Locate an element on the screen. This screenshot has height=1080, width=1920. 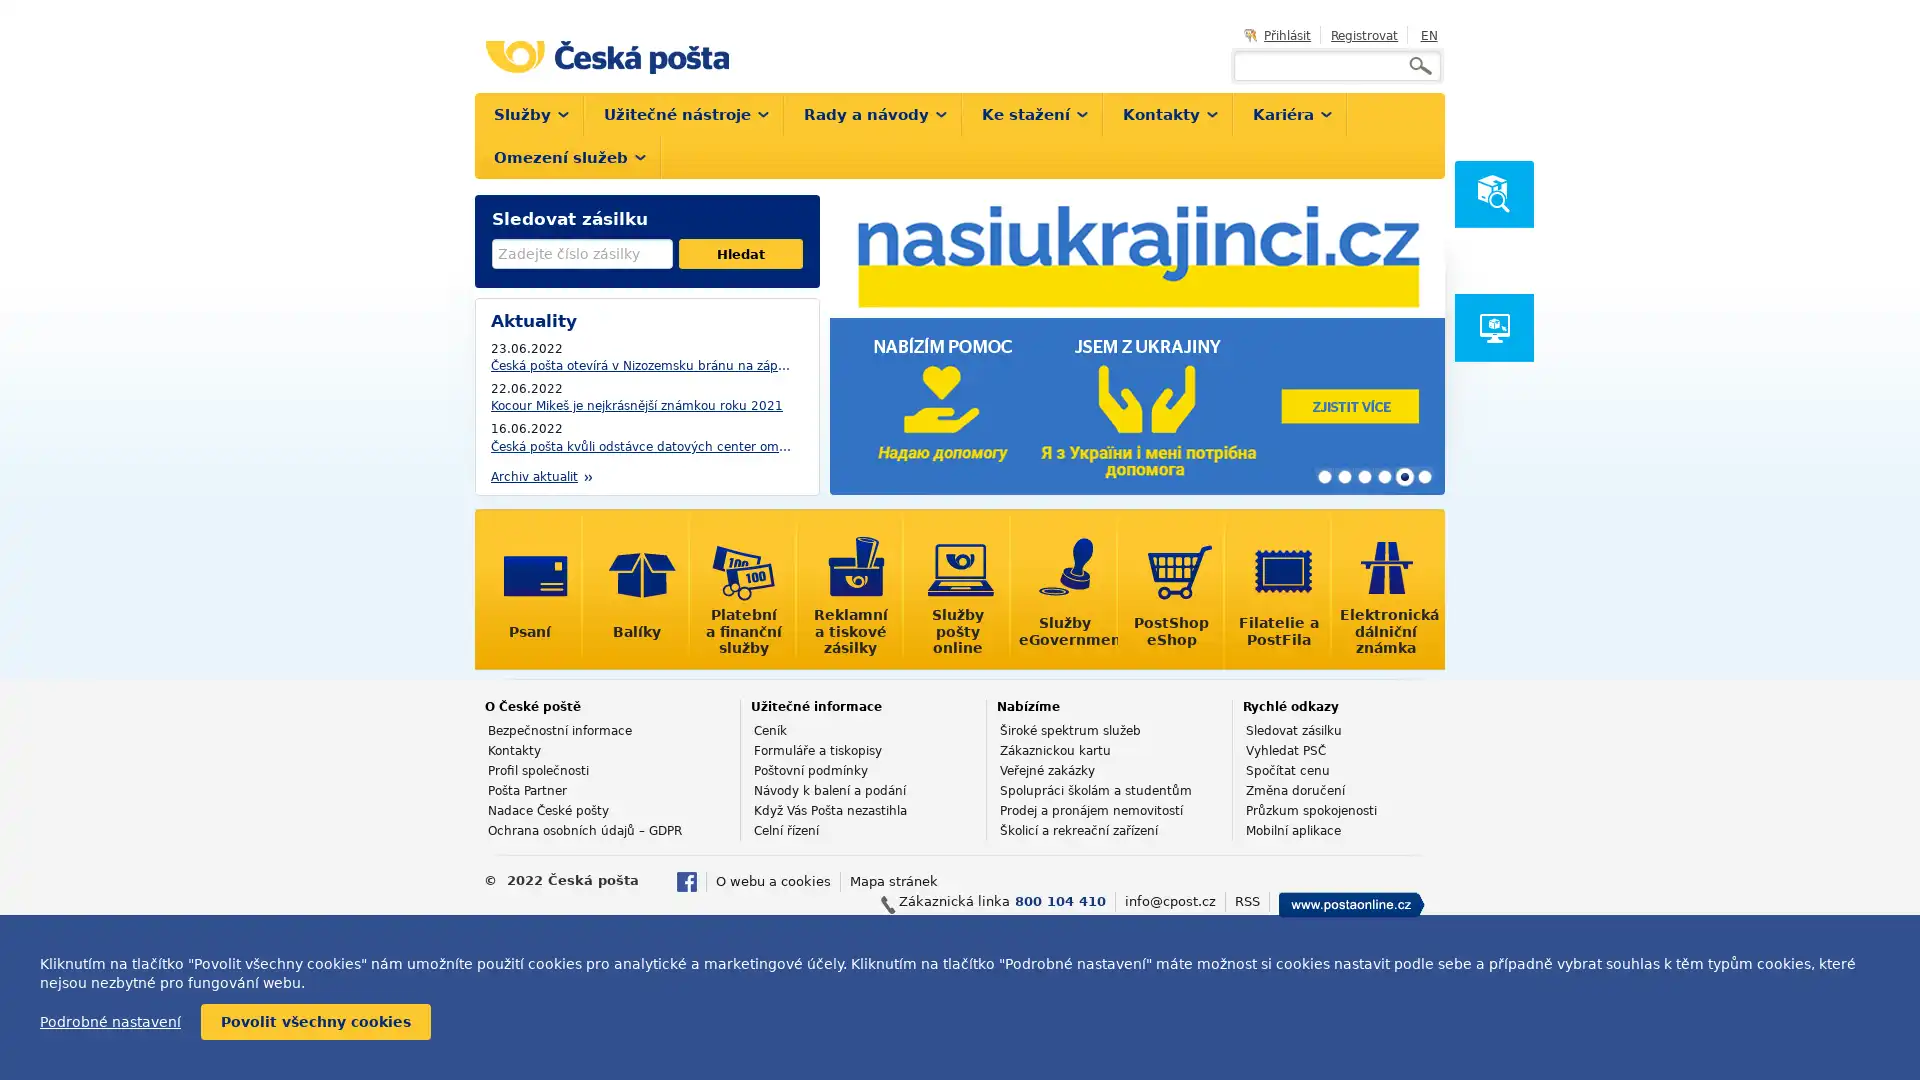
Hledat is located at coordinates (739, 253).